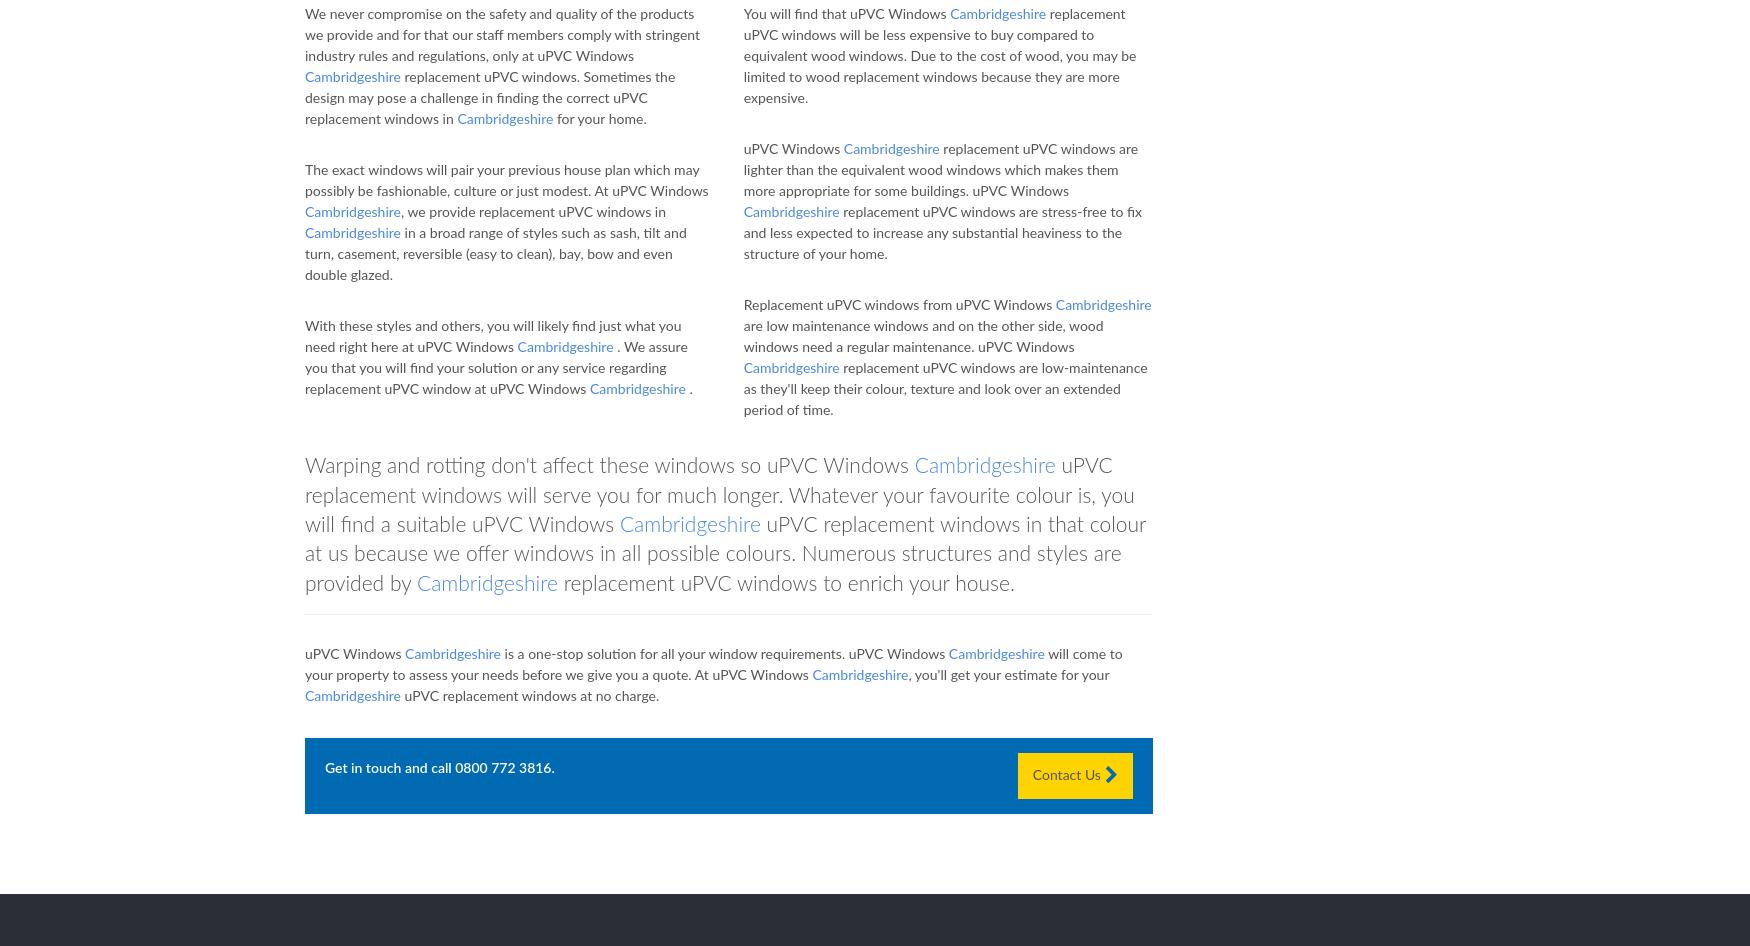 This screenshot has width=1750, height=946. I want to click on 'will come to your property to assess your needs before we give you a quote. At uPVC Windows', so click(713, 665).